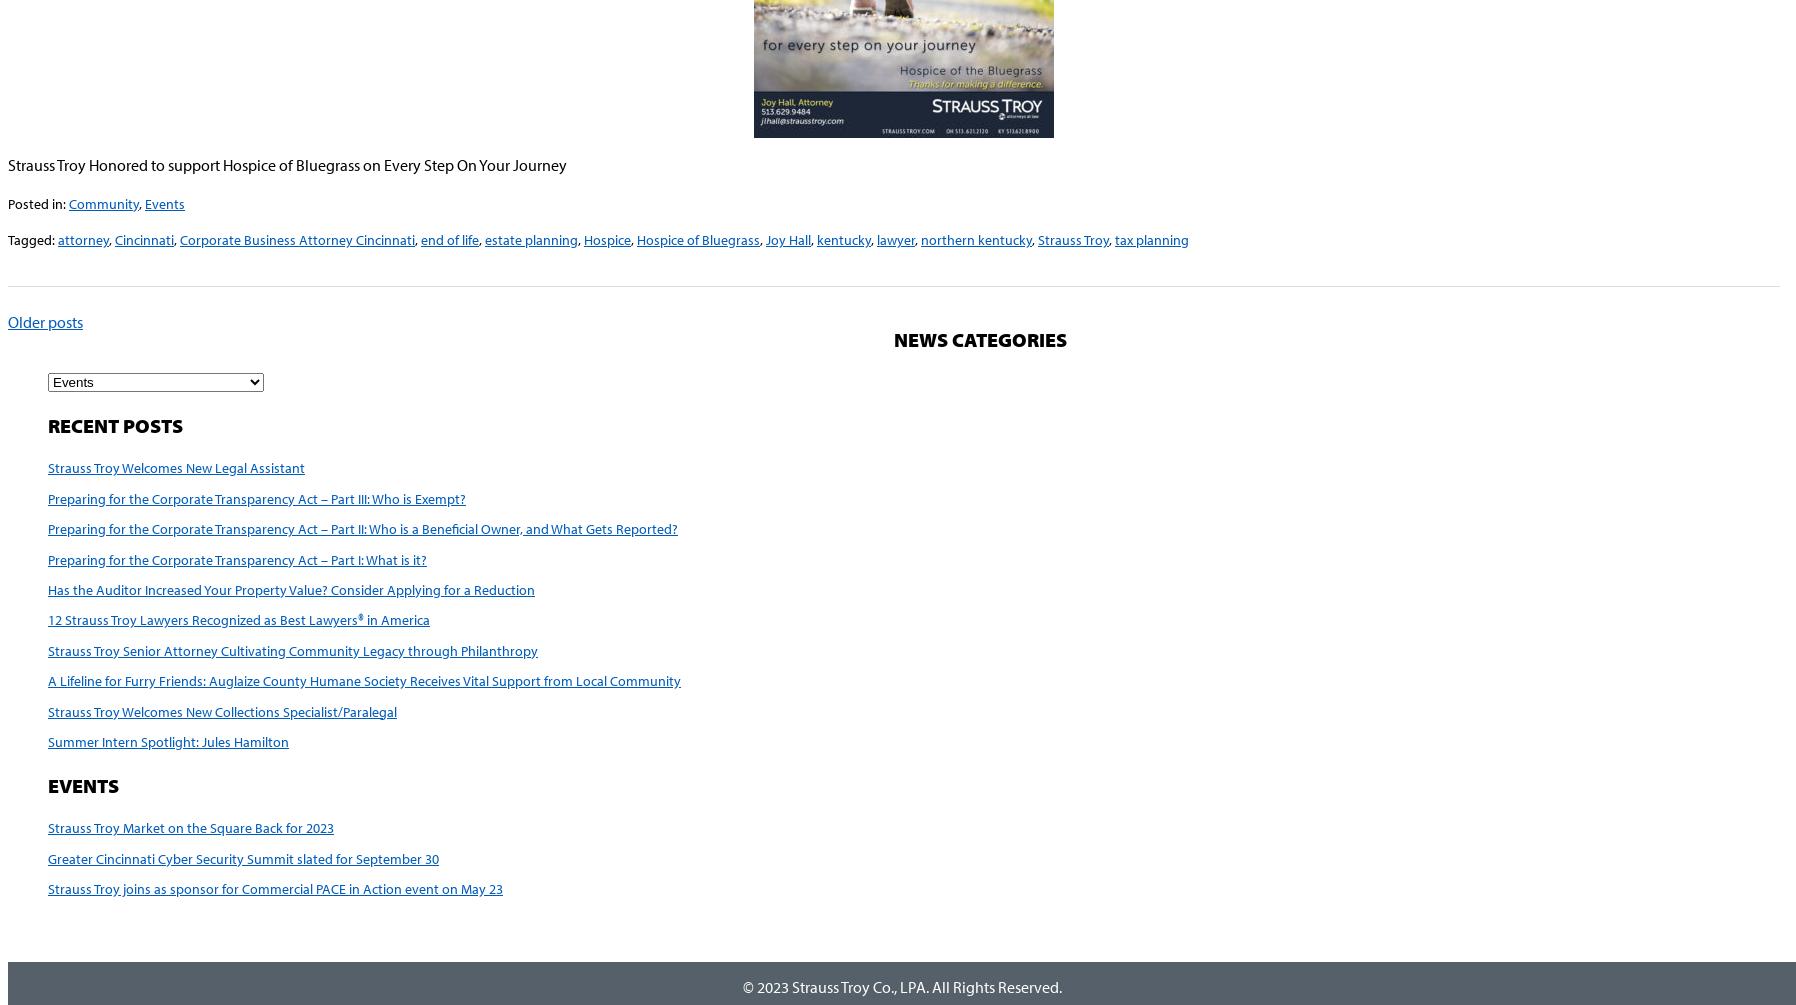  What do you see at coordinates (449, 238) in the screenshot?
I see `'end of life'` at bounding box center [449, 238].